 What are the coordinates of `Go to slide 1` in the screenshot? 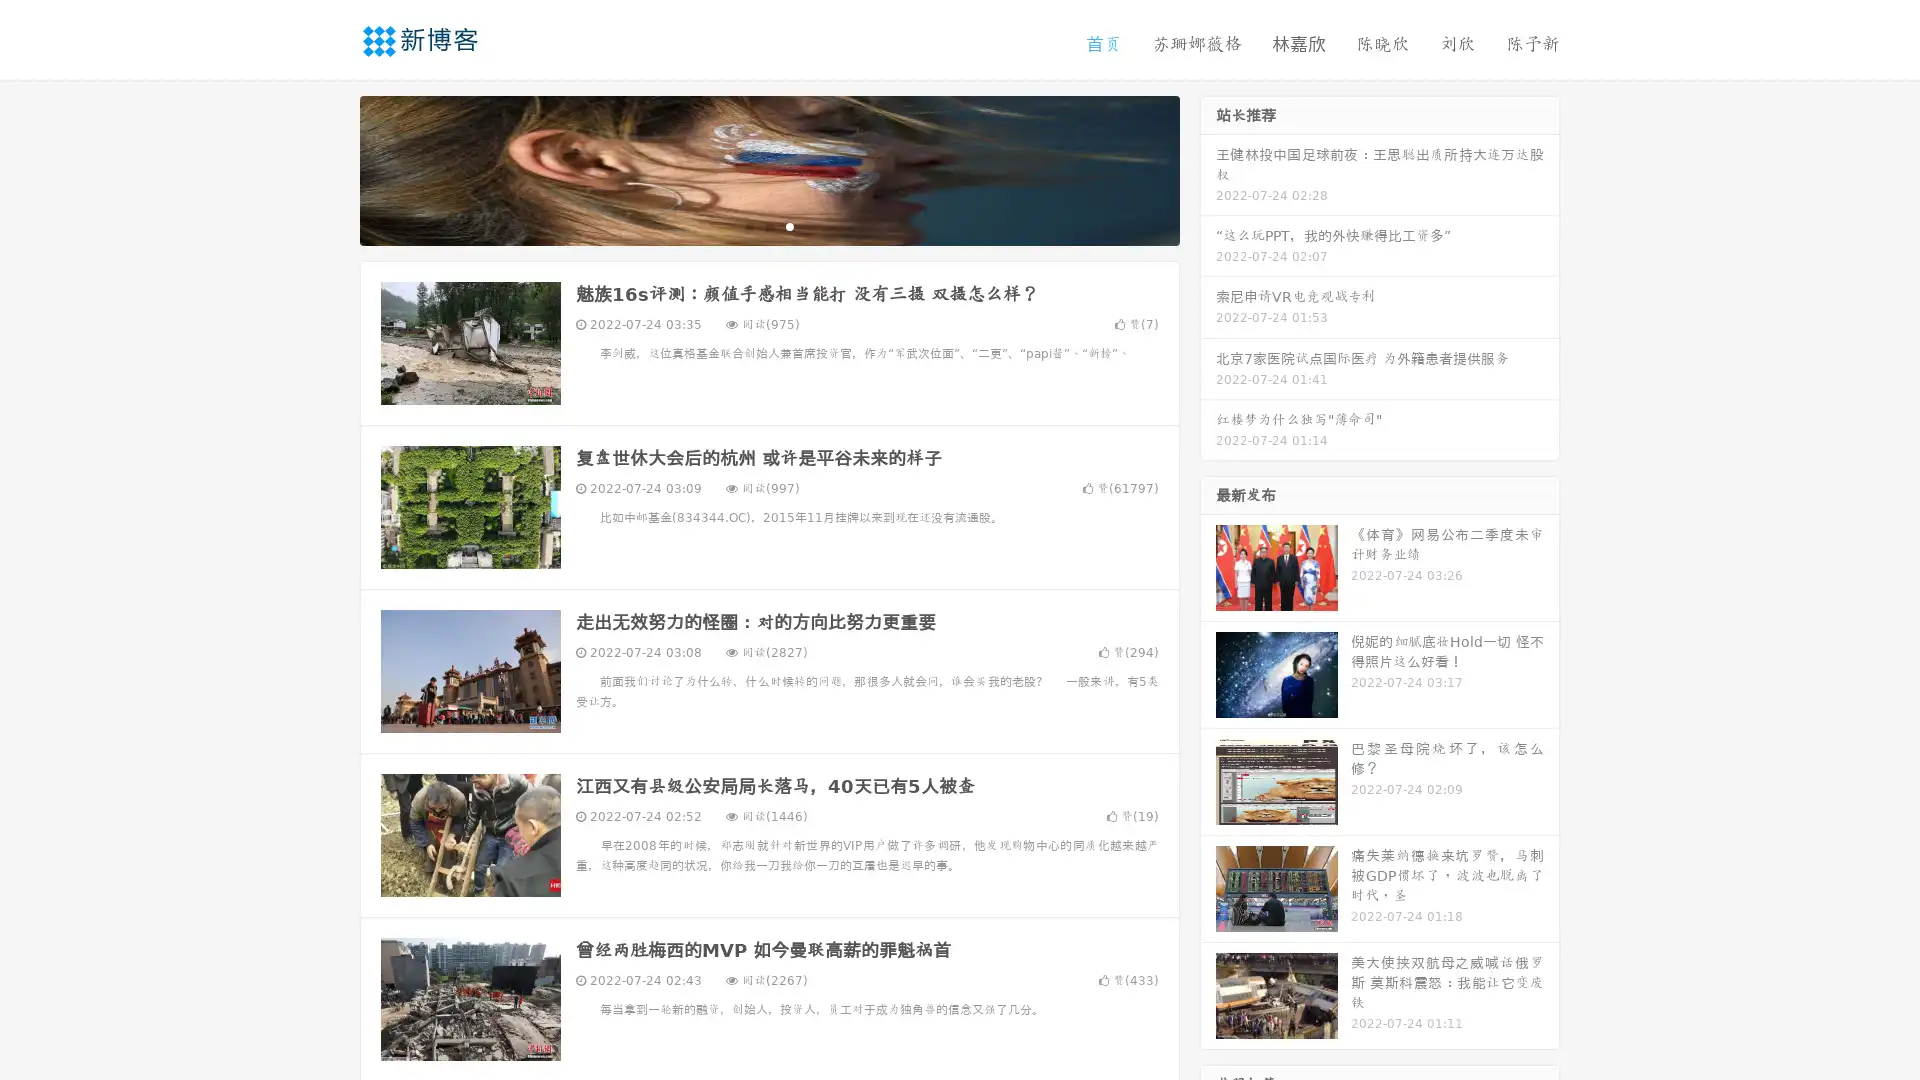 It's located at (748, 225).